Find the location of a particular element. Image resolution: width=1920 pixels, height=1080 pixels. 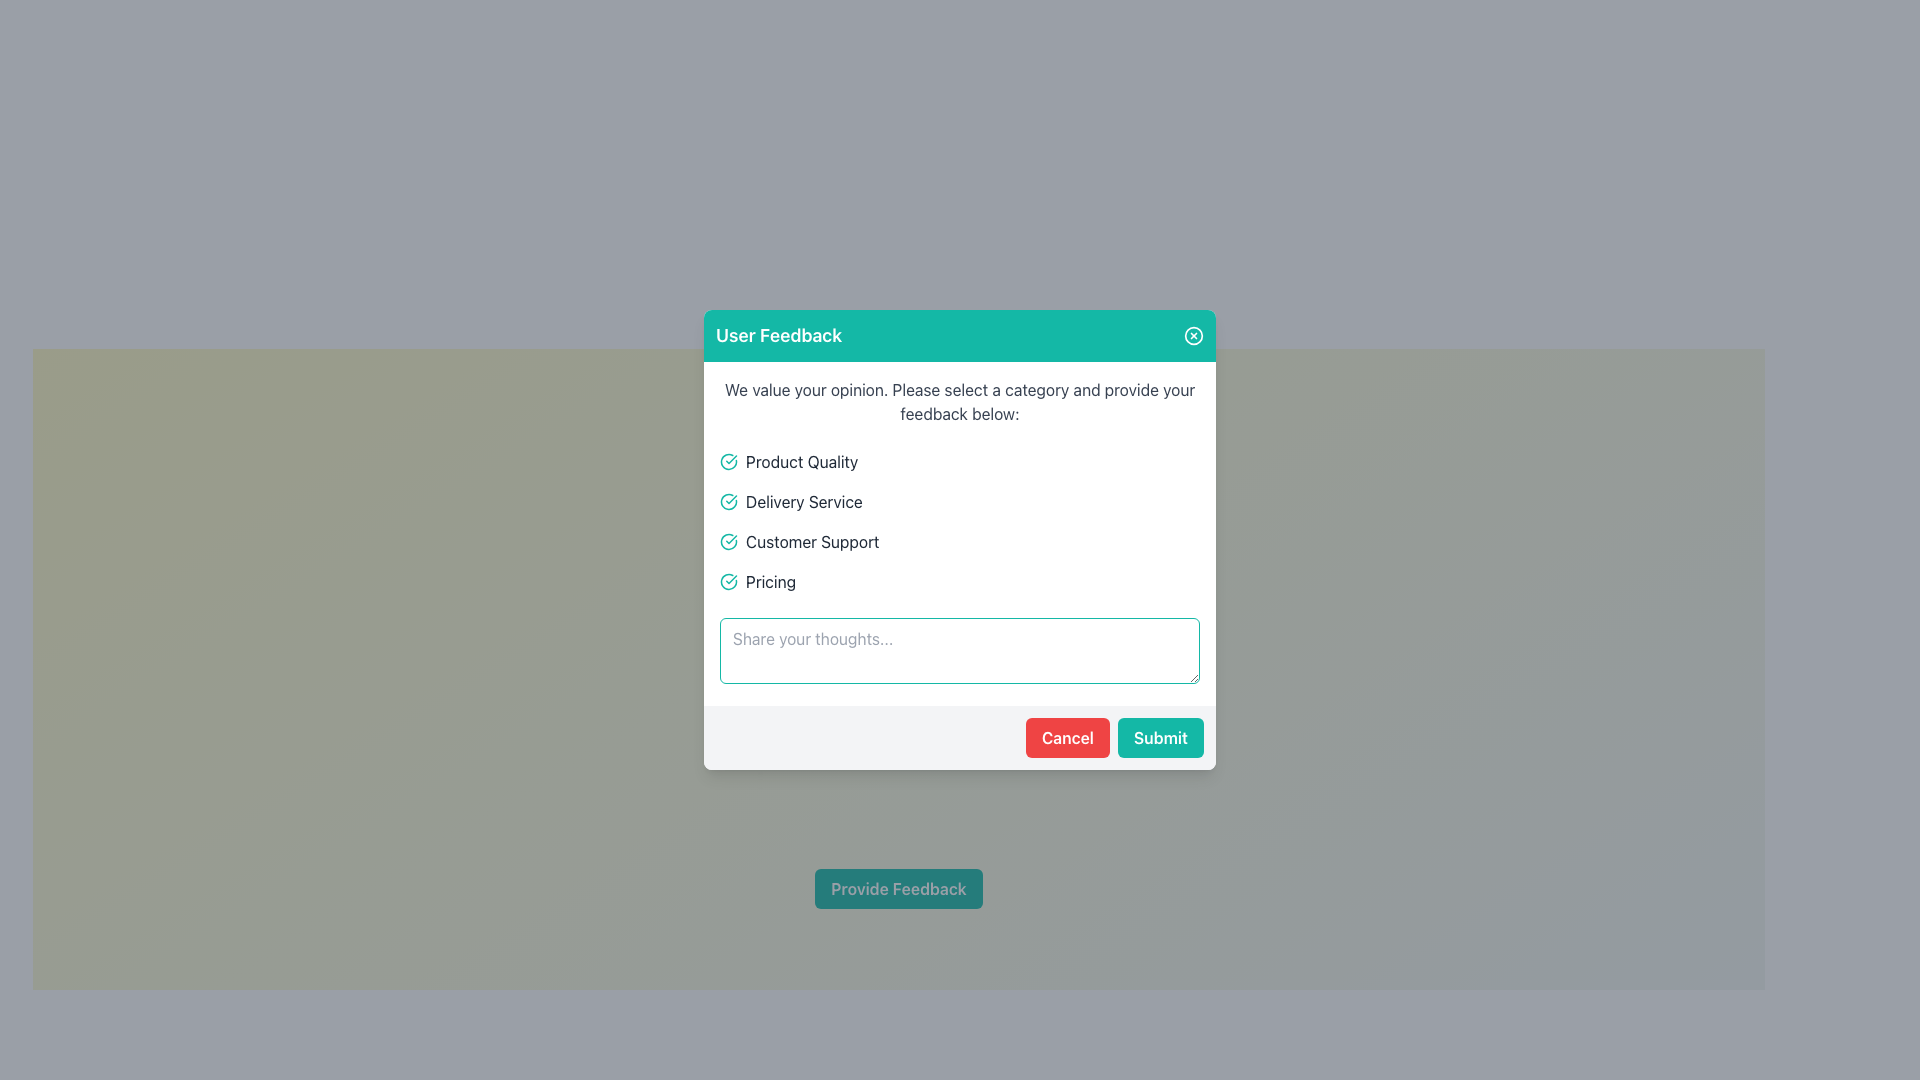

the 'Product Quality' text label displayed in gray (#4A4A4A) at the top-left corner of the feedback form modal is located at coordinates (802, 462).